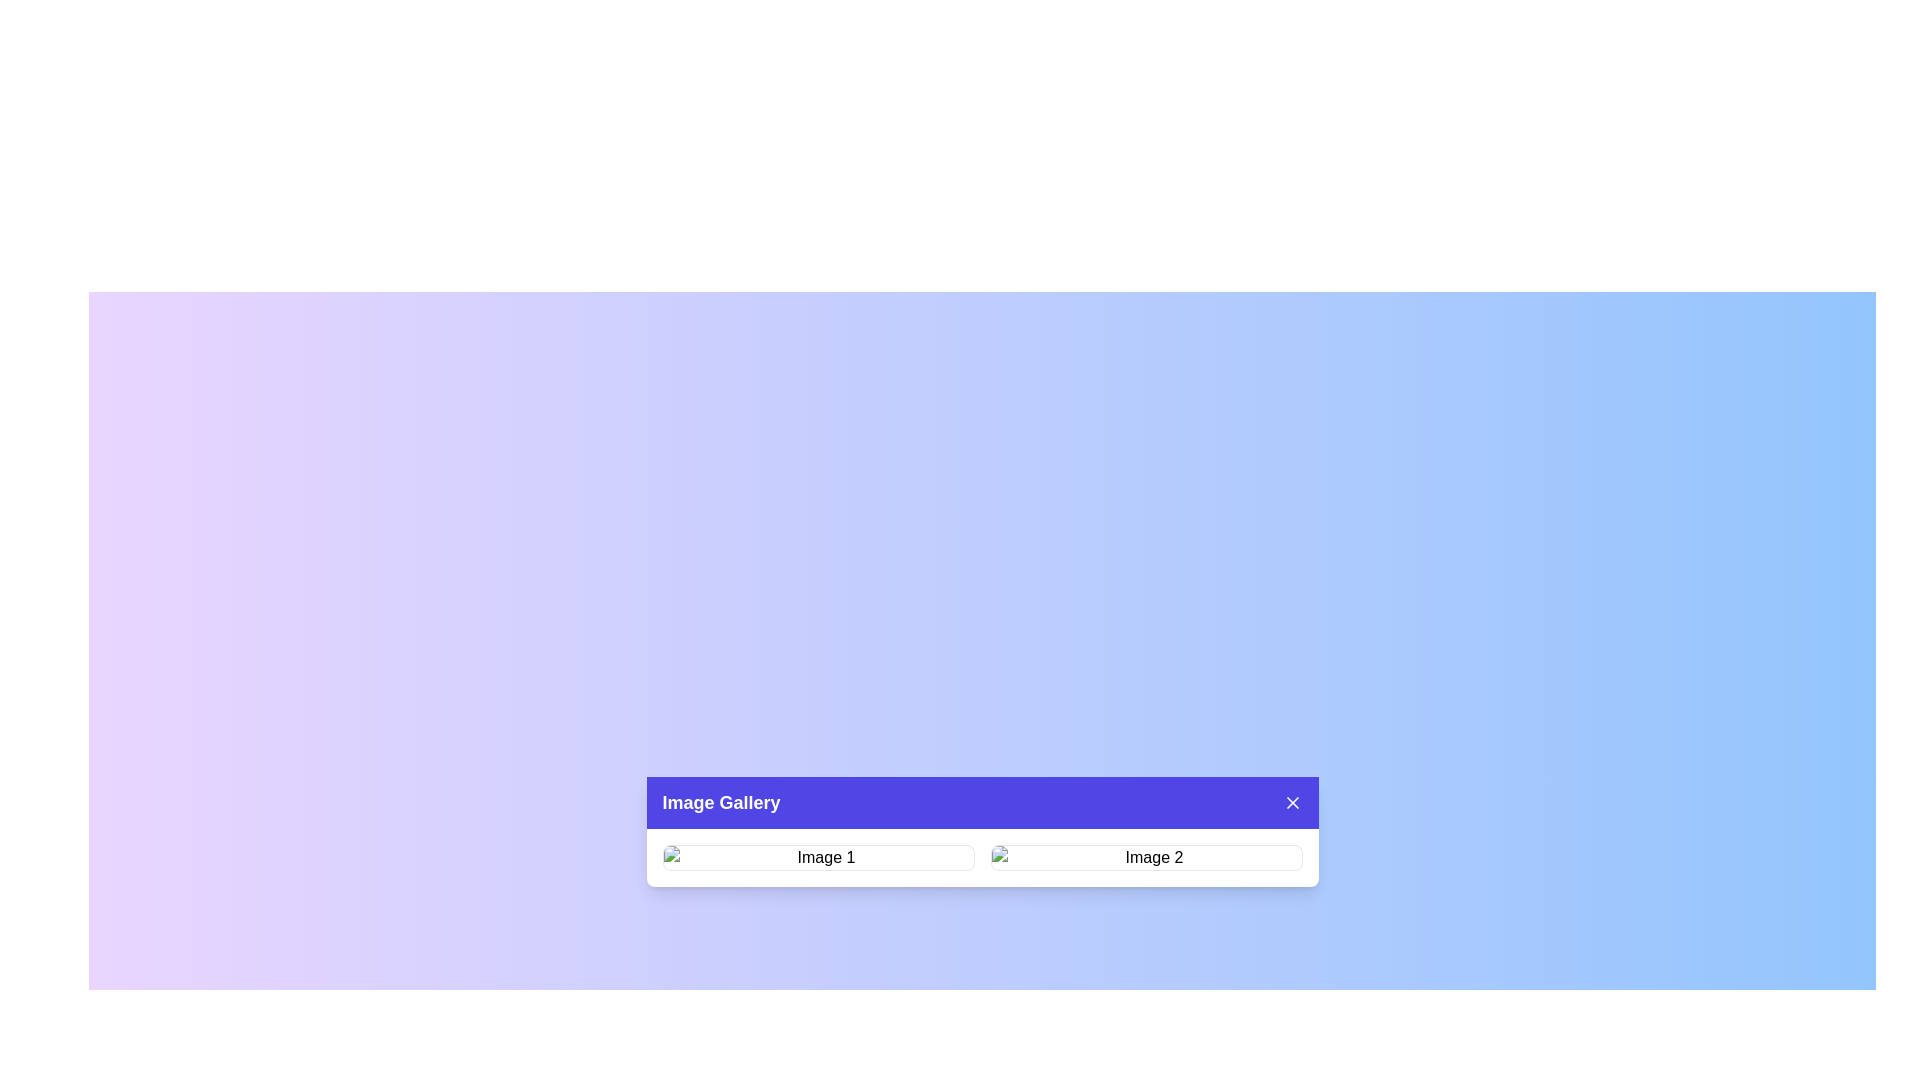 This screenshot has height=1080, width=1920. What do you see at coordinates (1292, 801) in the screenshot?
I see `the close button to close the modal window` at bounding box center [1292, 801].